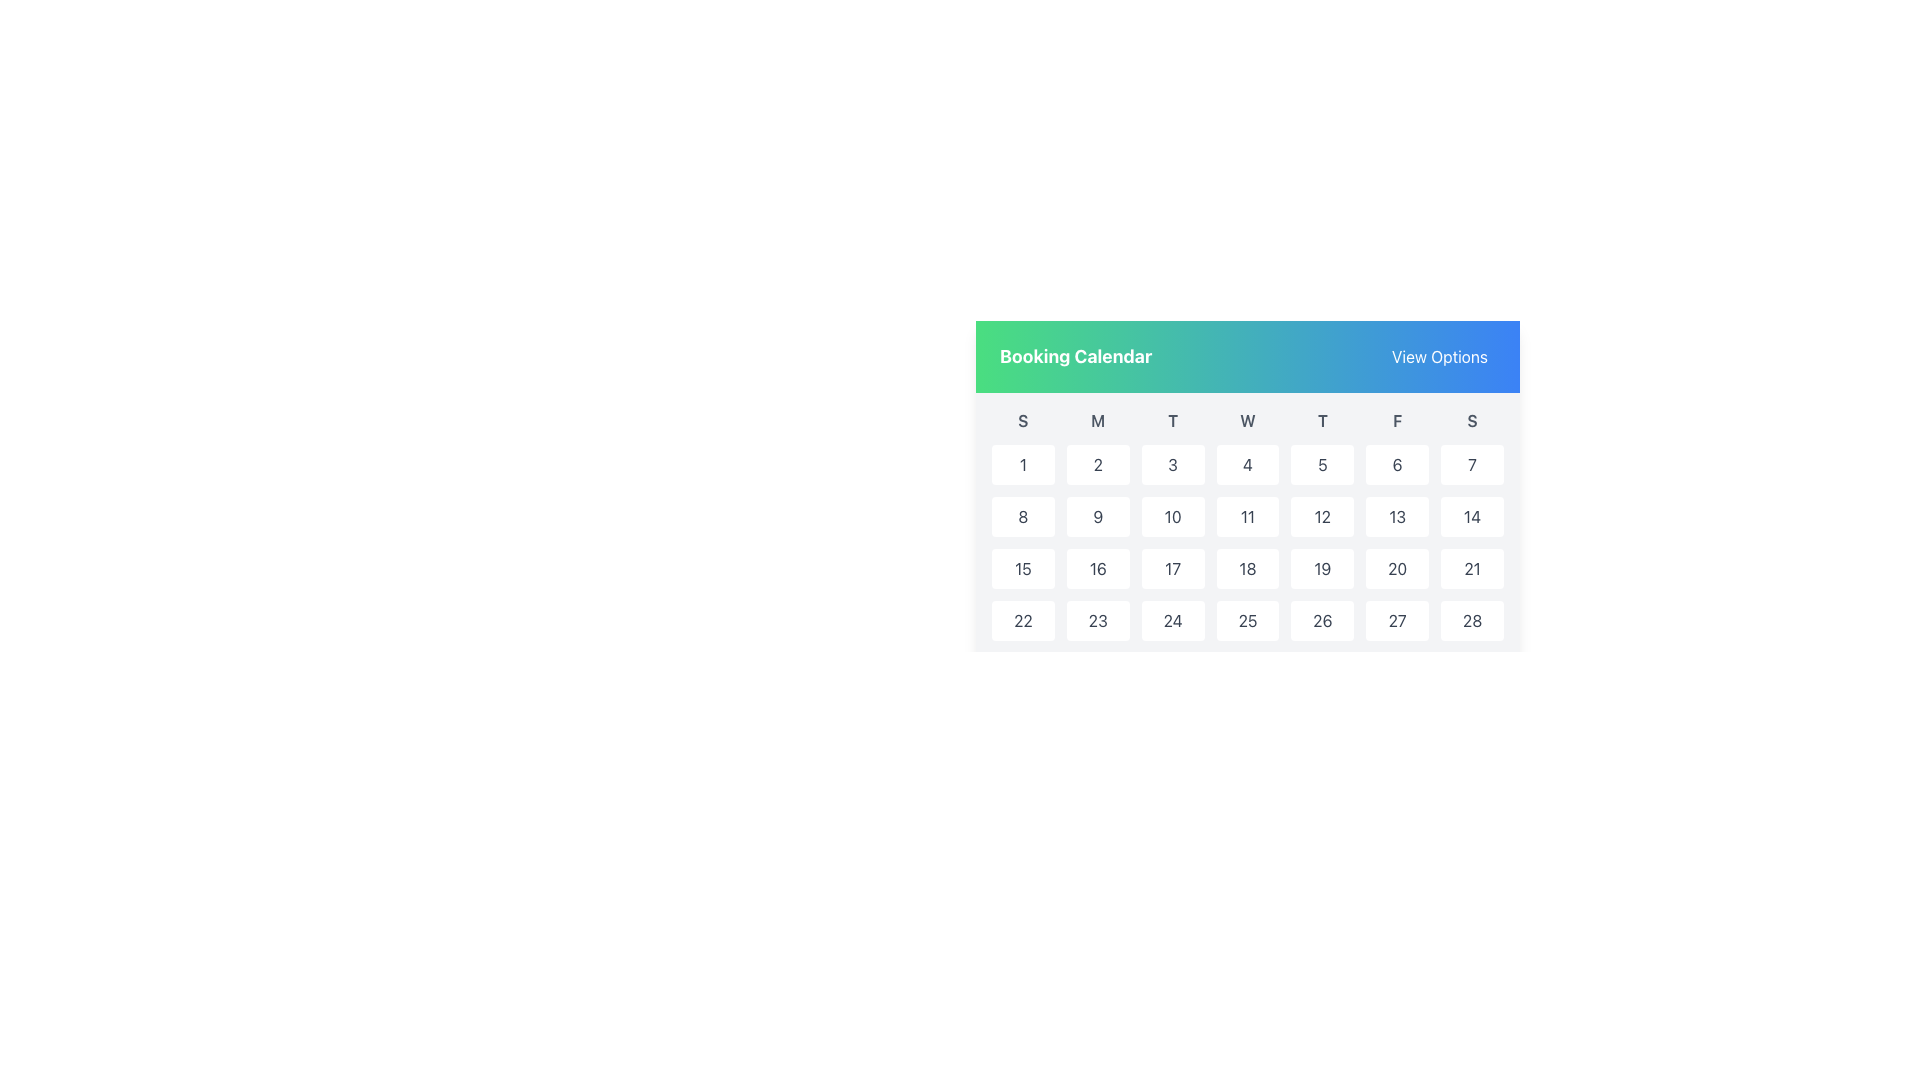 The height and width of the screenshot is (1080, 1920). What do you see at coordinates (1172, 620) in the screenshot?
I see `the button representing the 24th day in the visible calendar interface` at bounding box center [1172, 620].